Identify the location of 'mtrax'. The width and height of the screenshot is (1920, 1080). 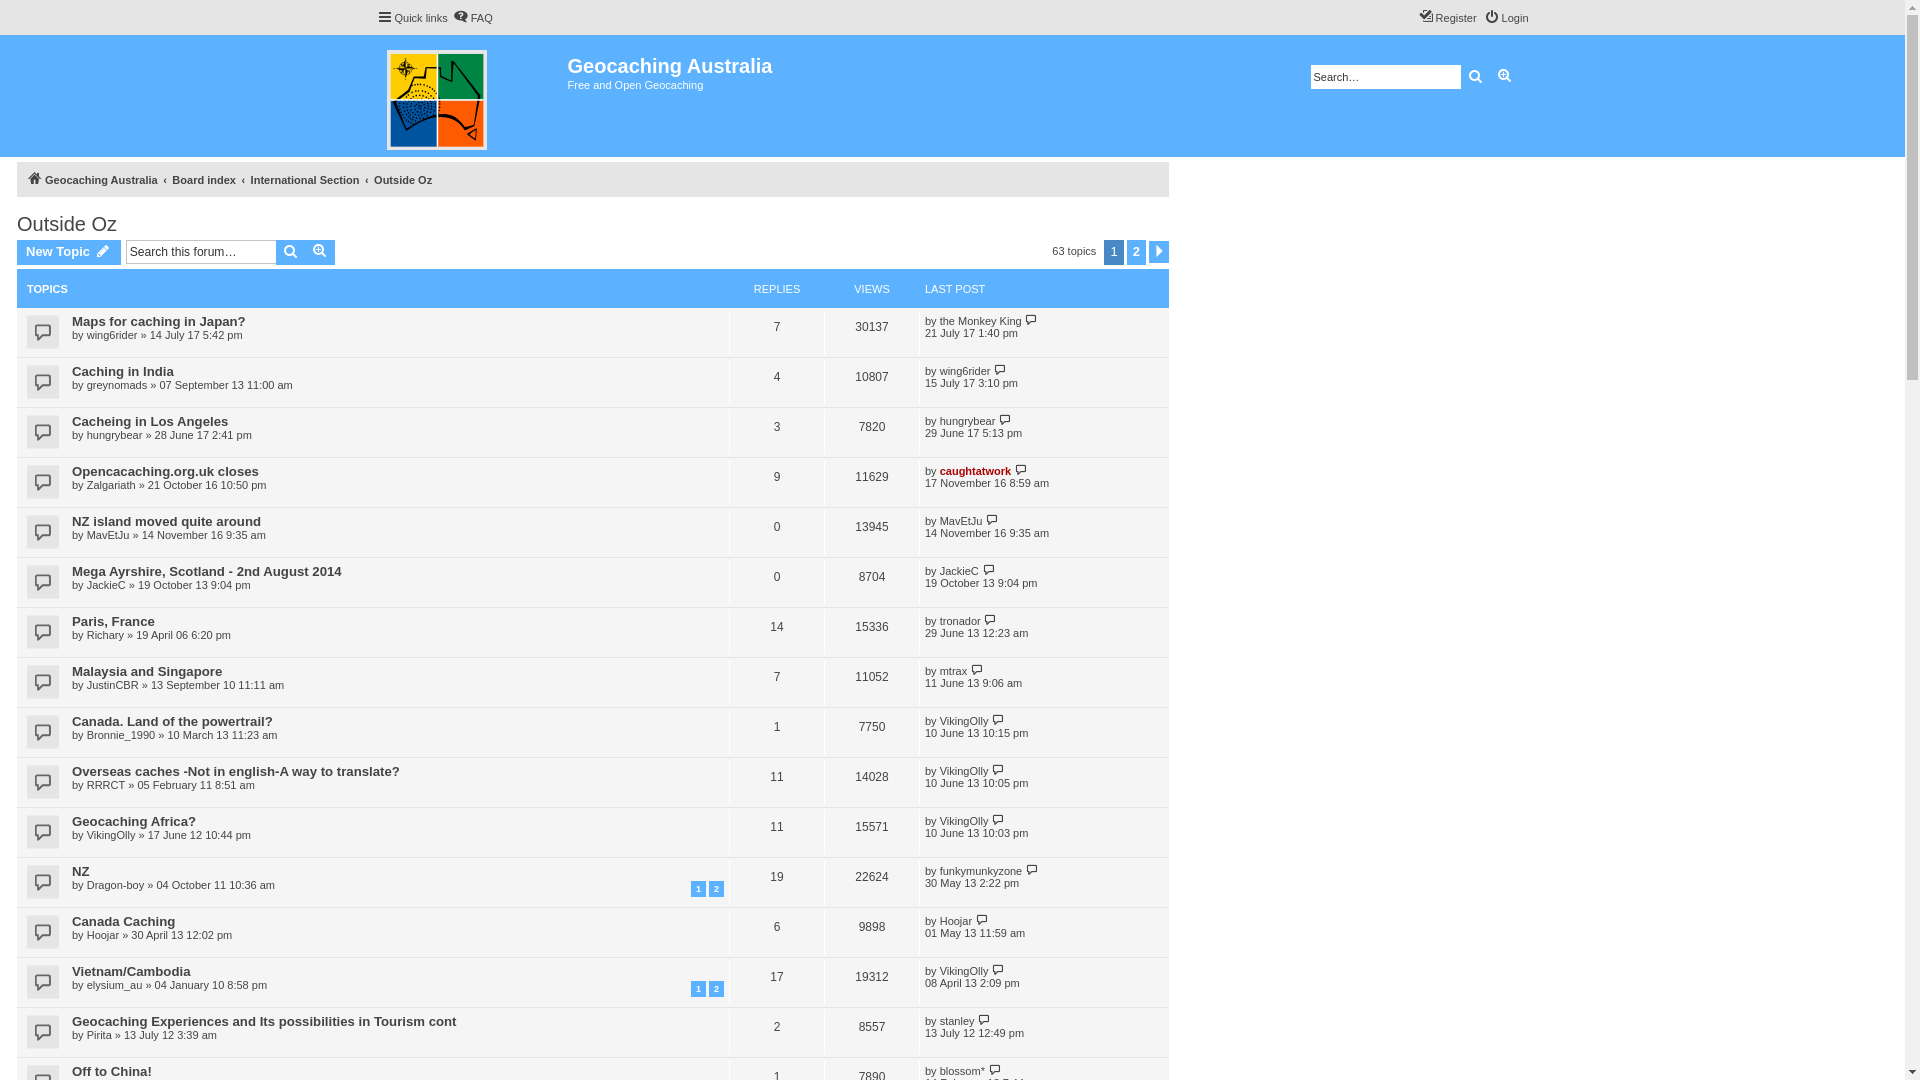
(953, 671).